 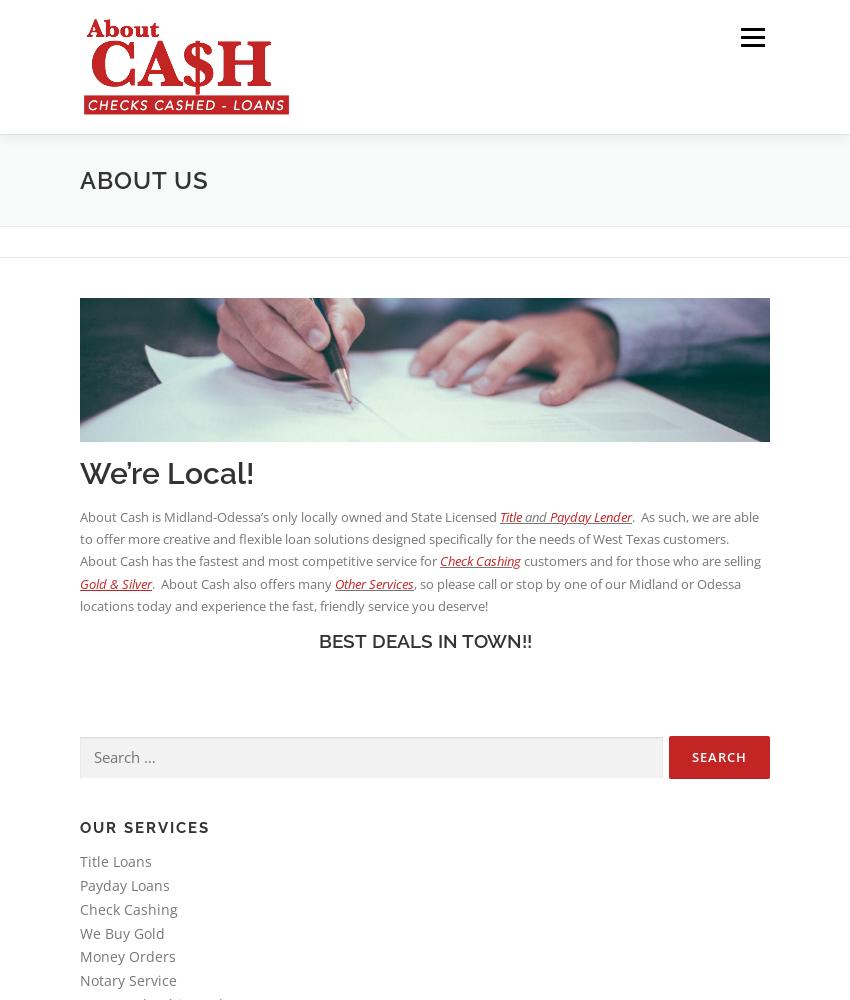 I want to click on 'Gold & Silver', so click(x=79, y=582).